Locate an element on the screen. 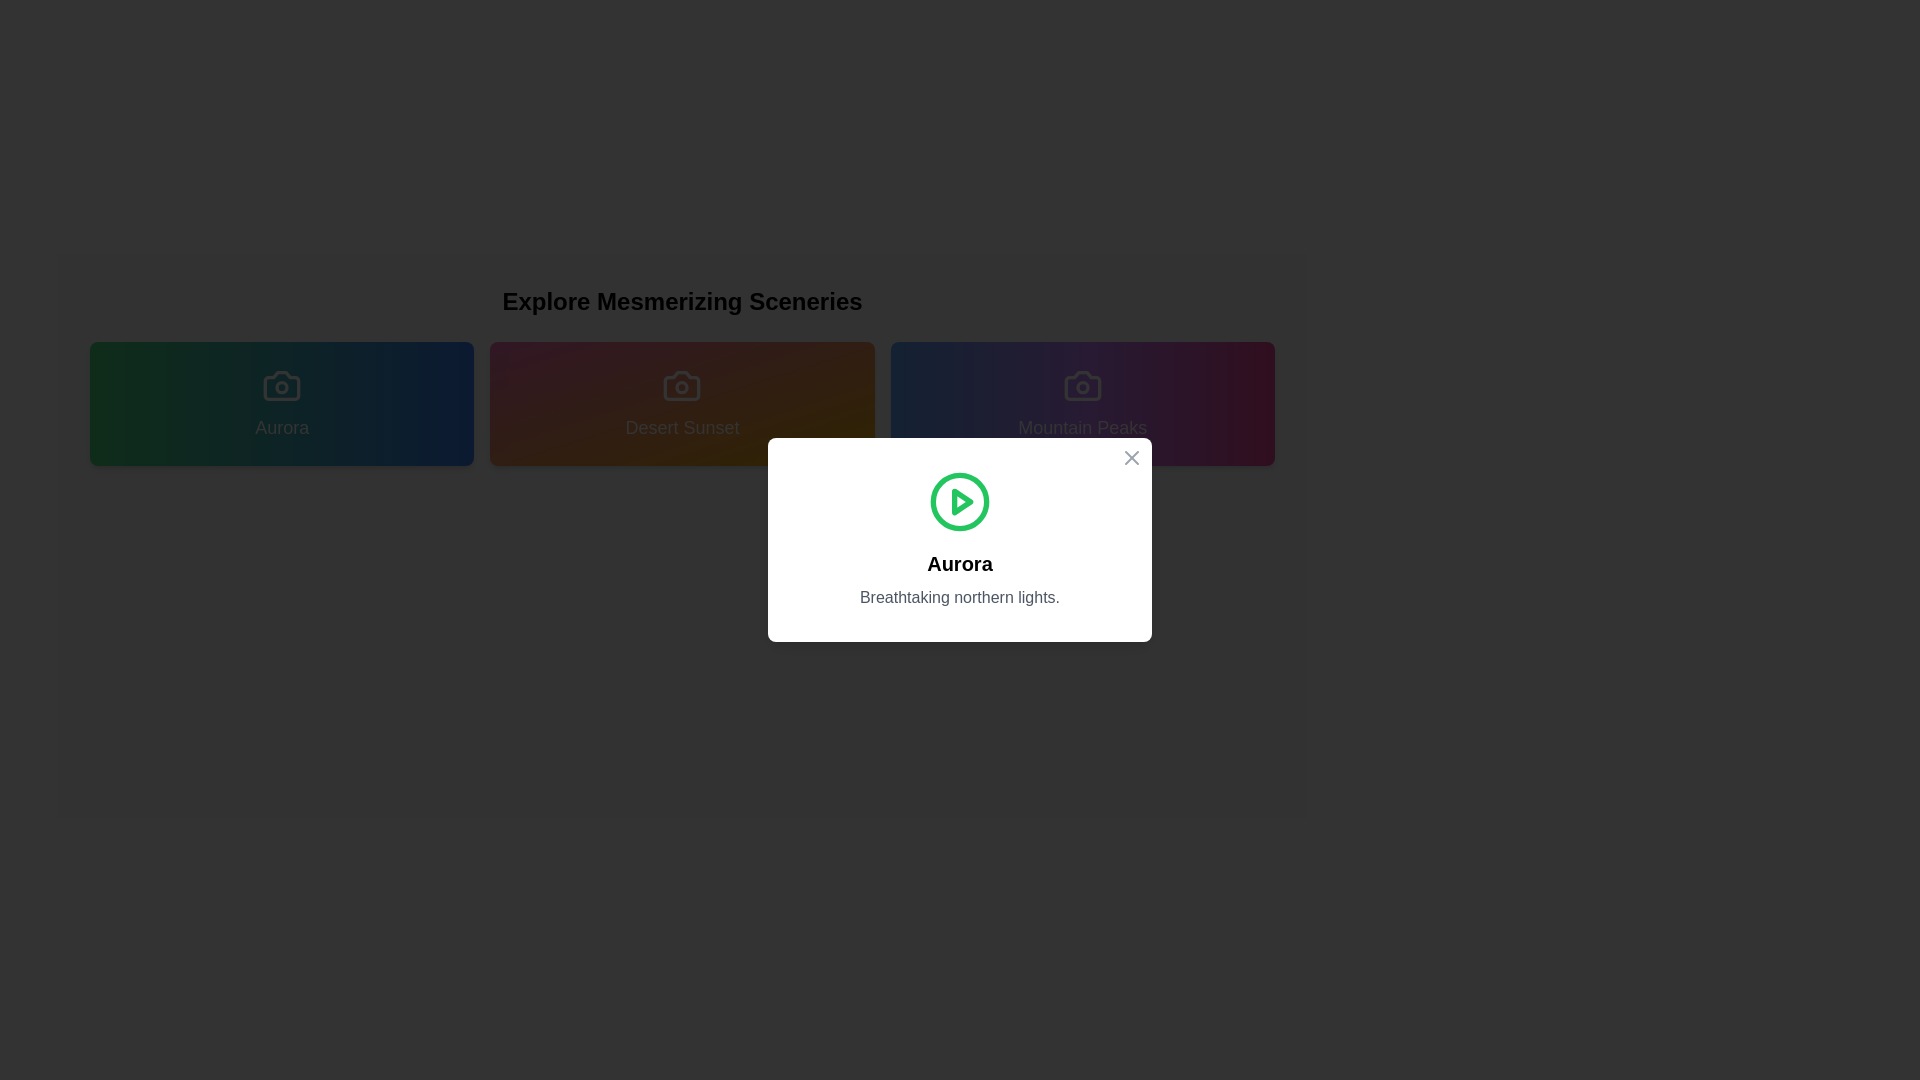  the Close Button icon located in the top-right corner of the dialog box is located at coordinates (1132, 458).